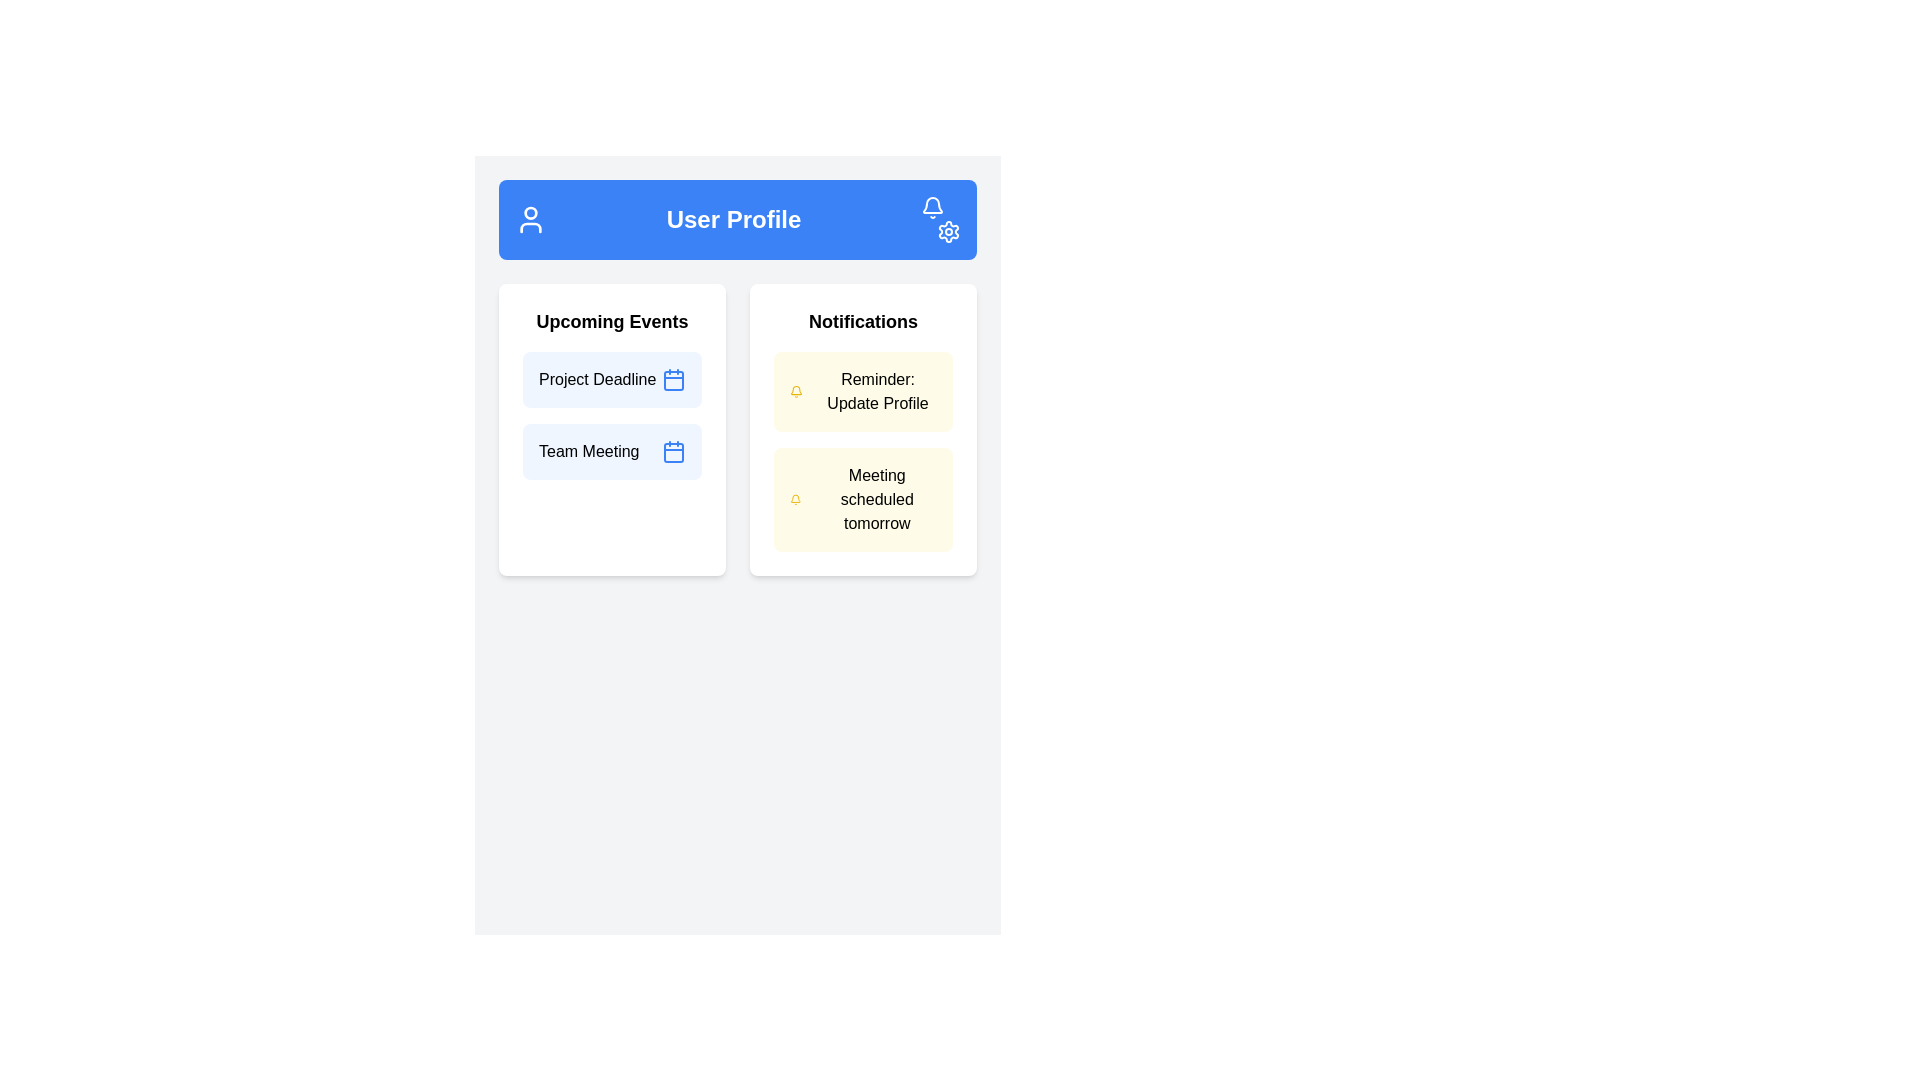  I want to click on the user icon located in the header section, positioned to the far left, adjacent to the 'User Profile' title, so click(531, 219).